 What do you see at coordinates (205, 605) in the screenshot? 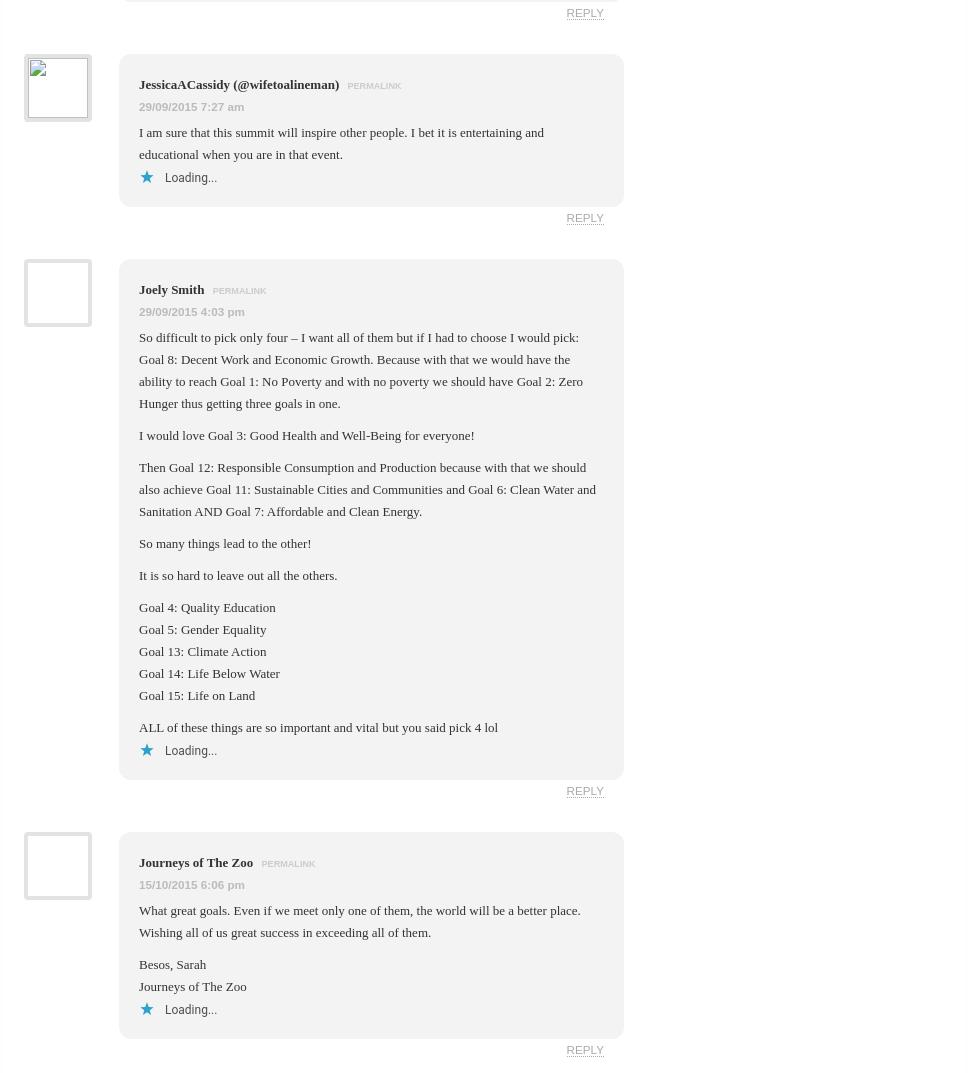
I see `'Goal 4: Quality Education'` at bounding box center [205, 605].